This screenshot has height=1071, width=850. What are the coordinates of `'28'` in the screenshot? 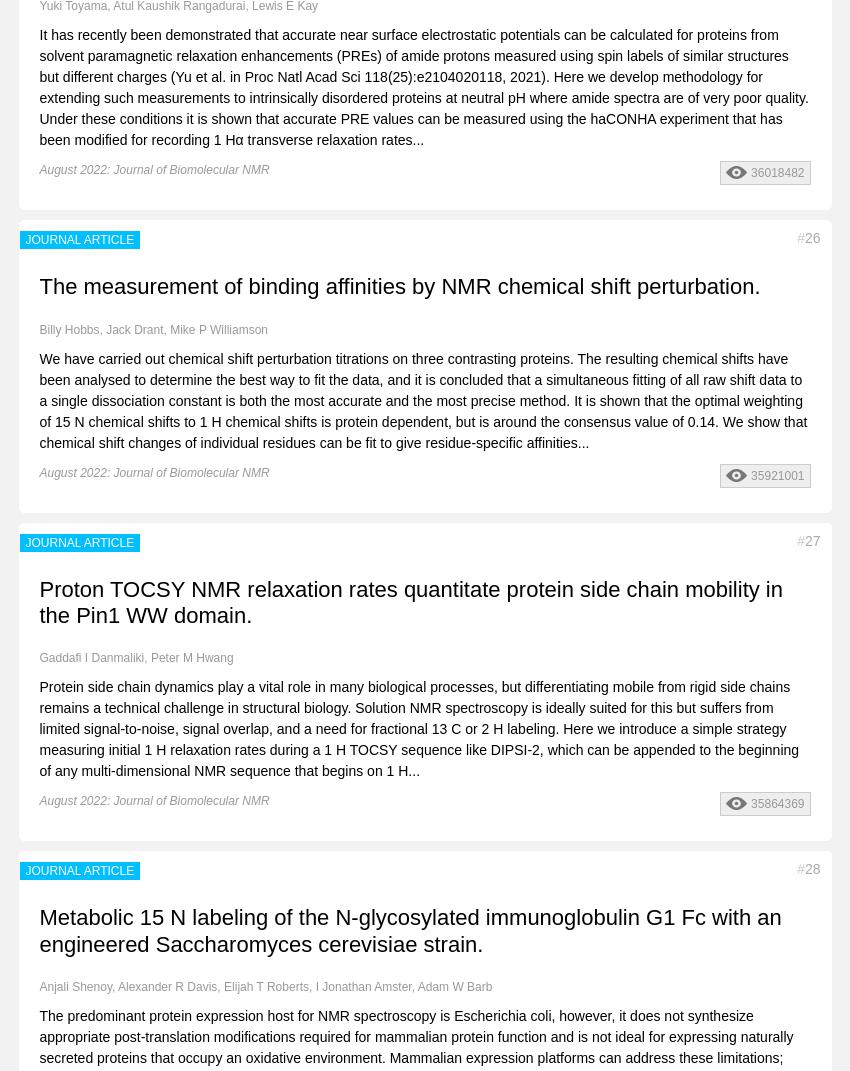 It's located at (812, 869).